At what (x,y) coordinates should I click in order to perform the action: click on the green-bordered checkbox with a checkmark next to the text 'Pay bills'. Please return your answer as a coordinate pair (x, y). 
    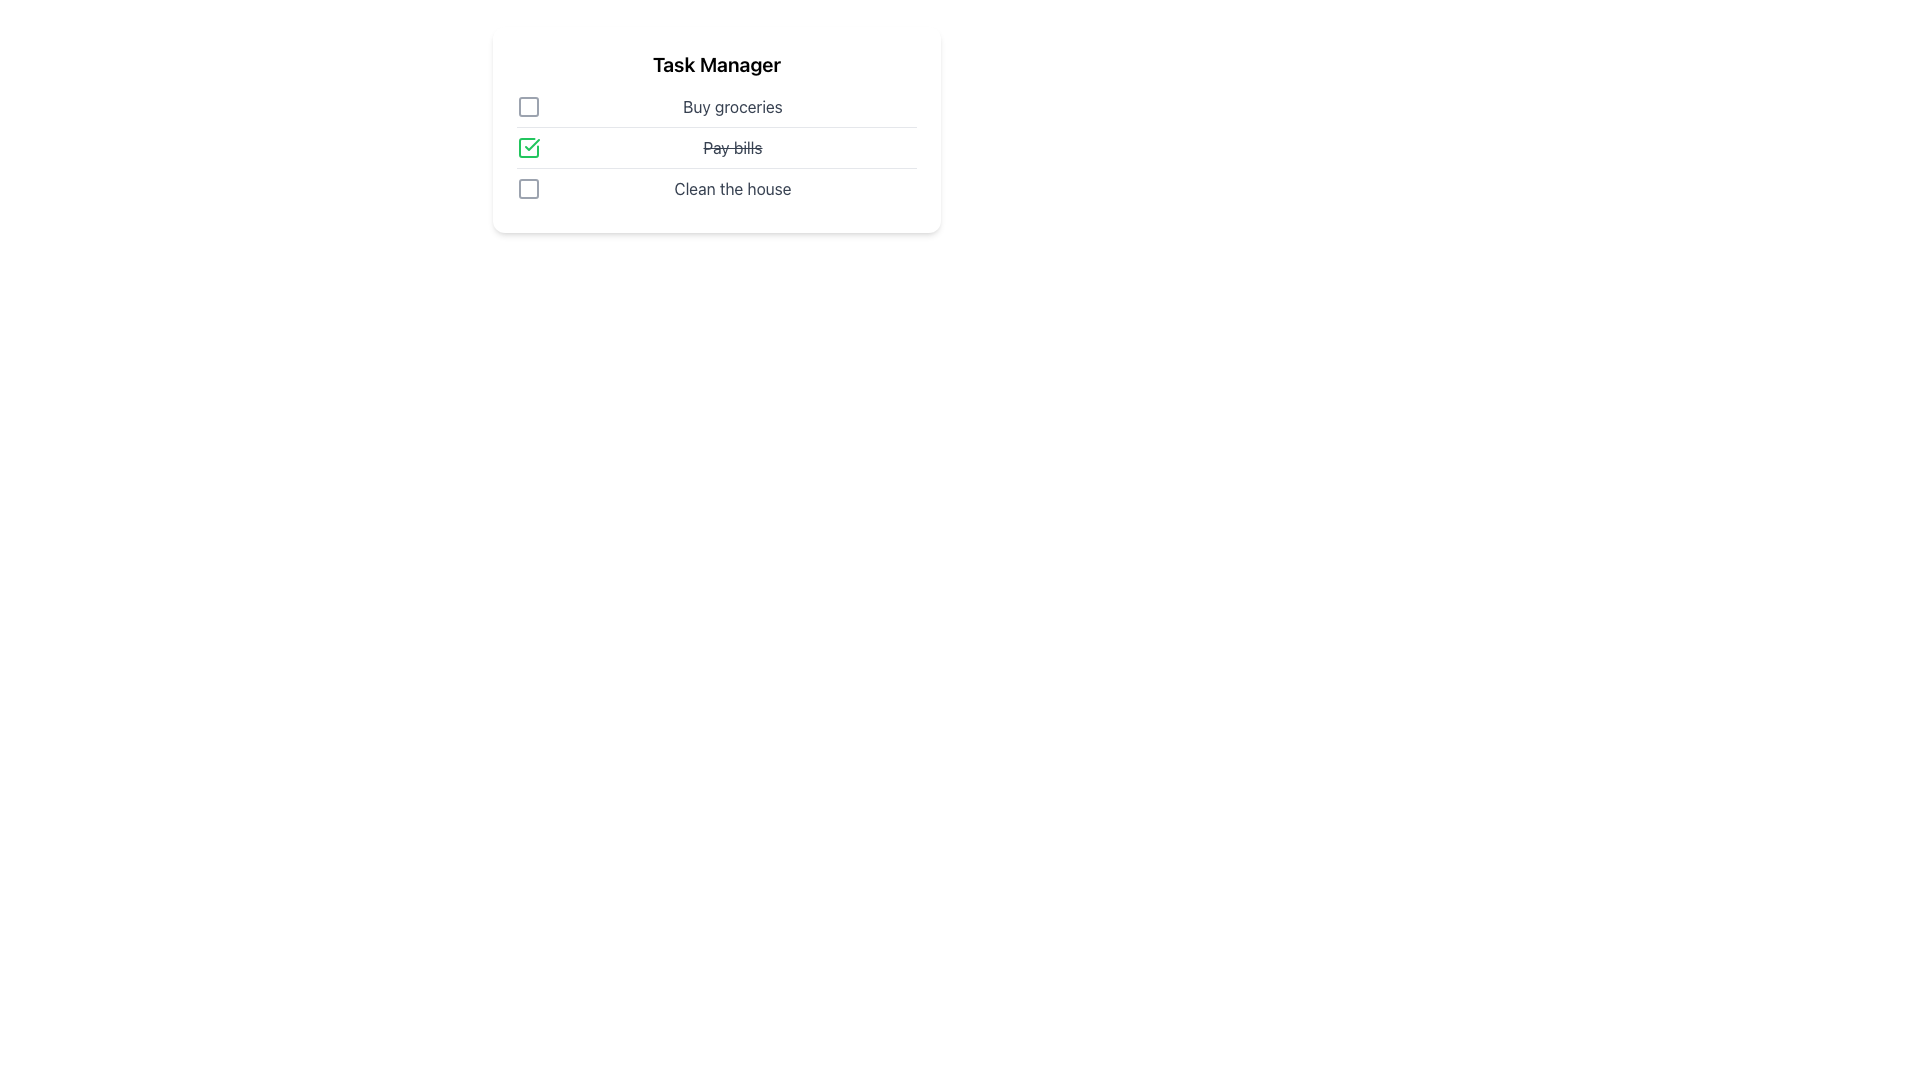
    Looking at the image, I should click on (528, 146).